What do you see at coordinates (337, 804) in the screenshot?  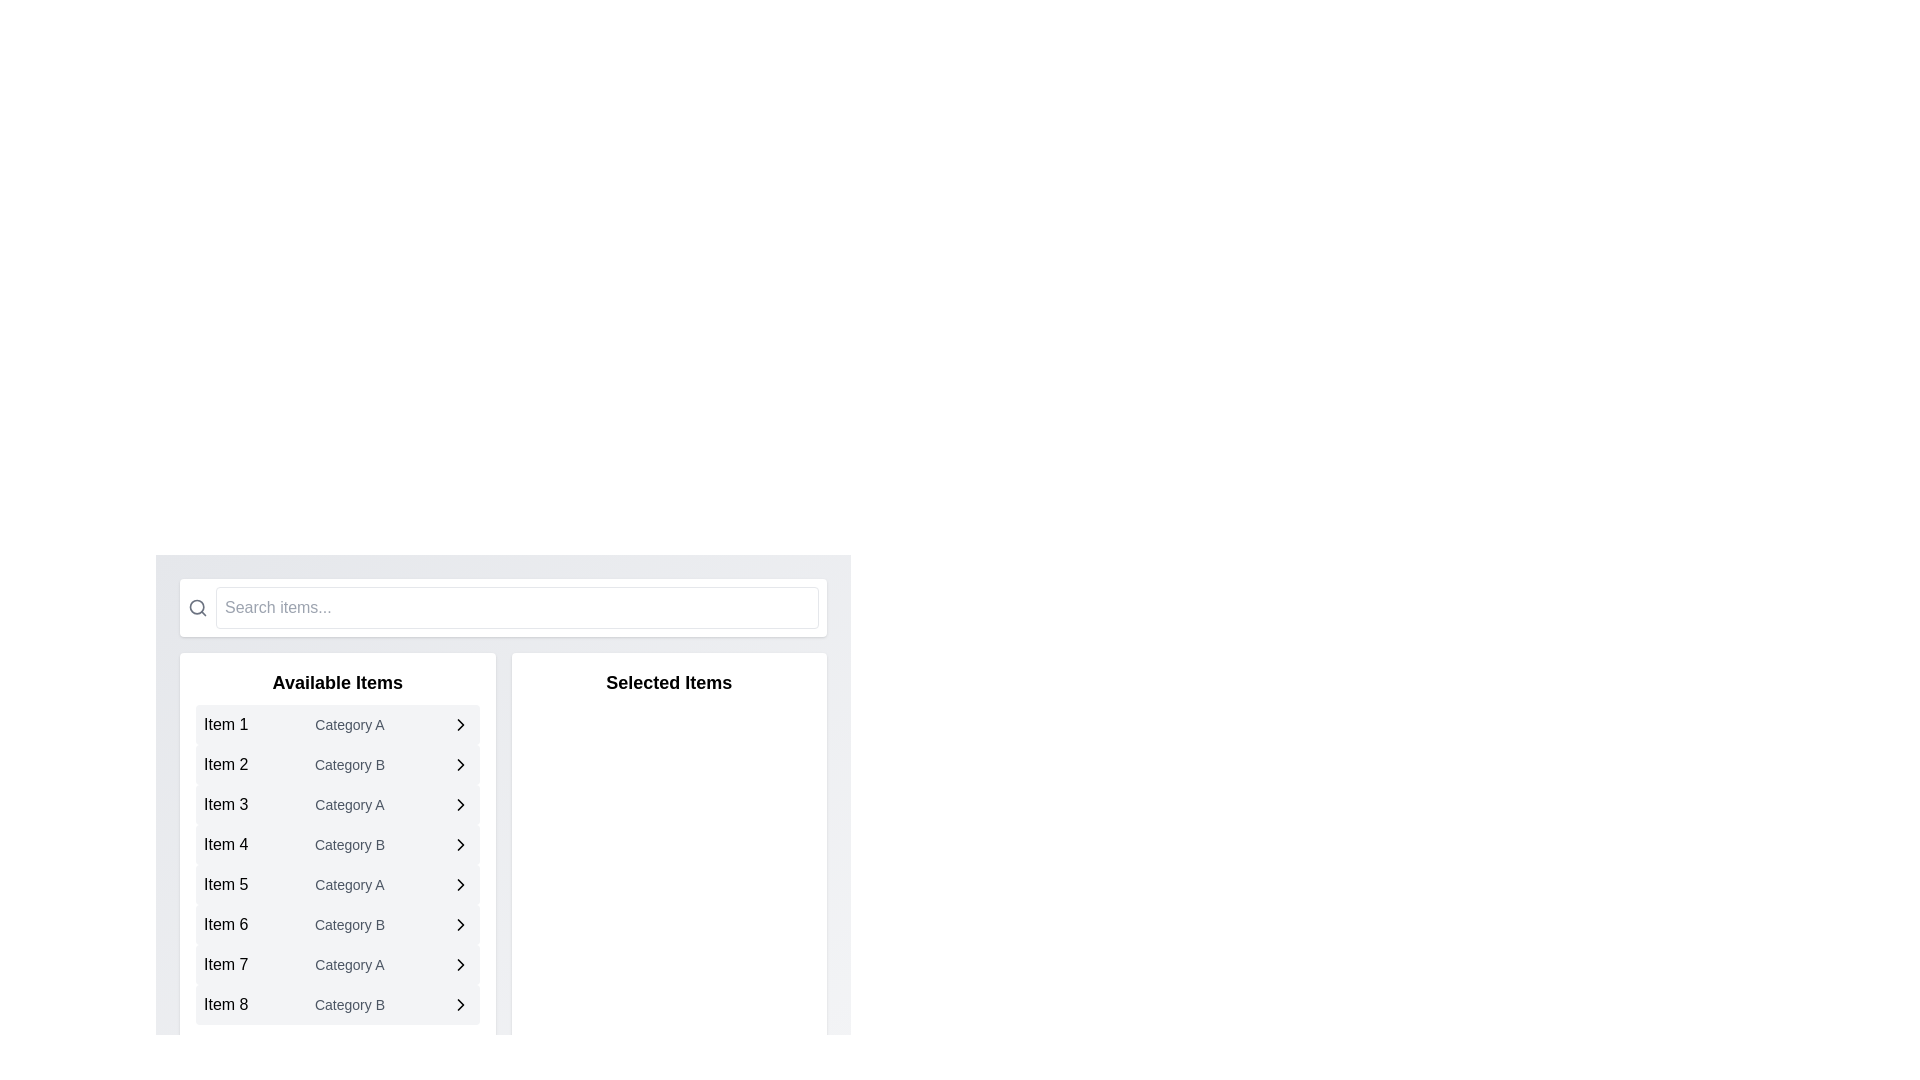 I see `the third item in the selectable list labeled 'Available Items'` at bounding box center [337, 804].